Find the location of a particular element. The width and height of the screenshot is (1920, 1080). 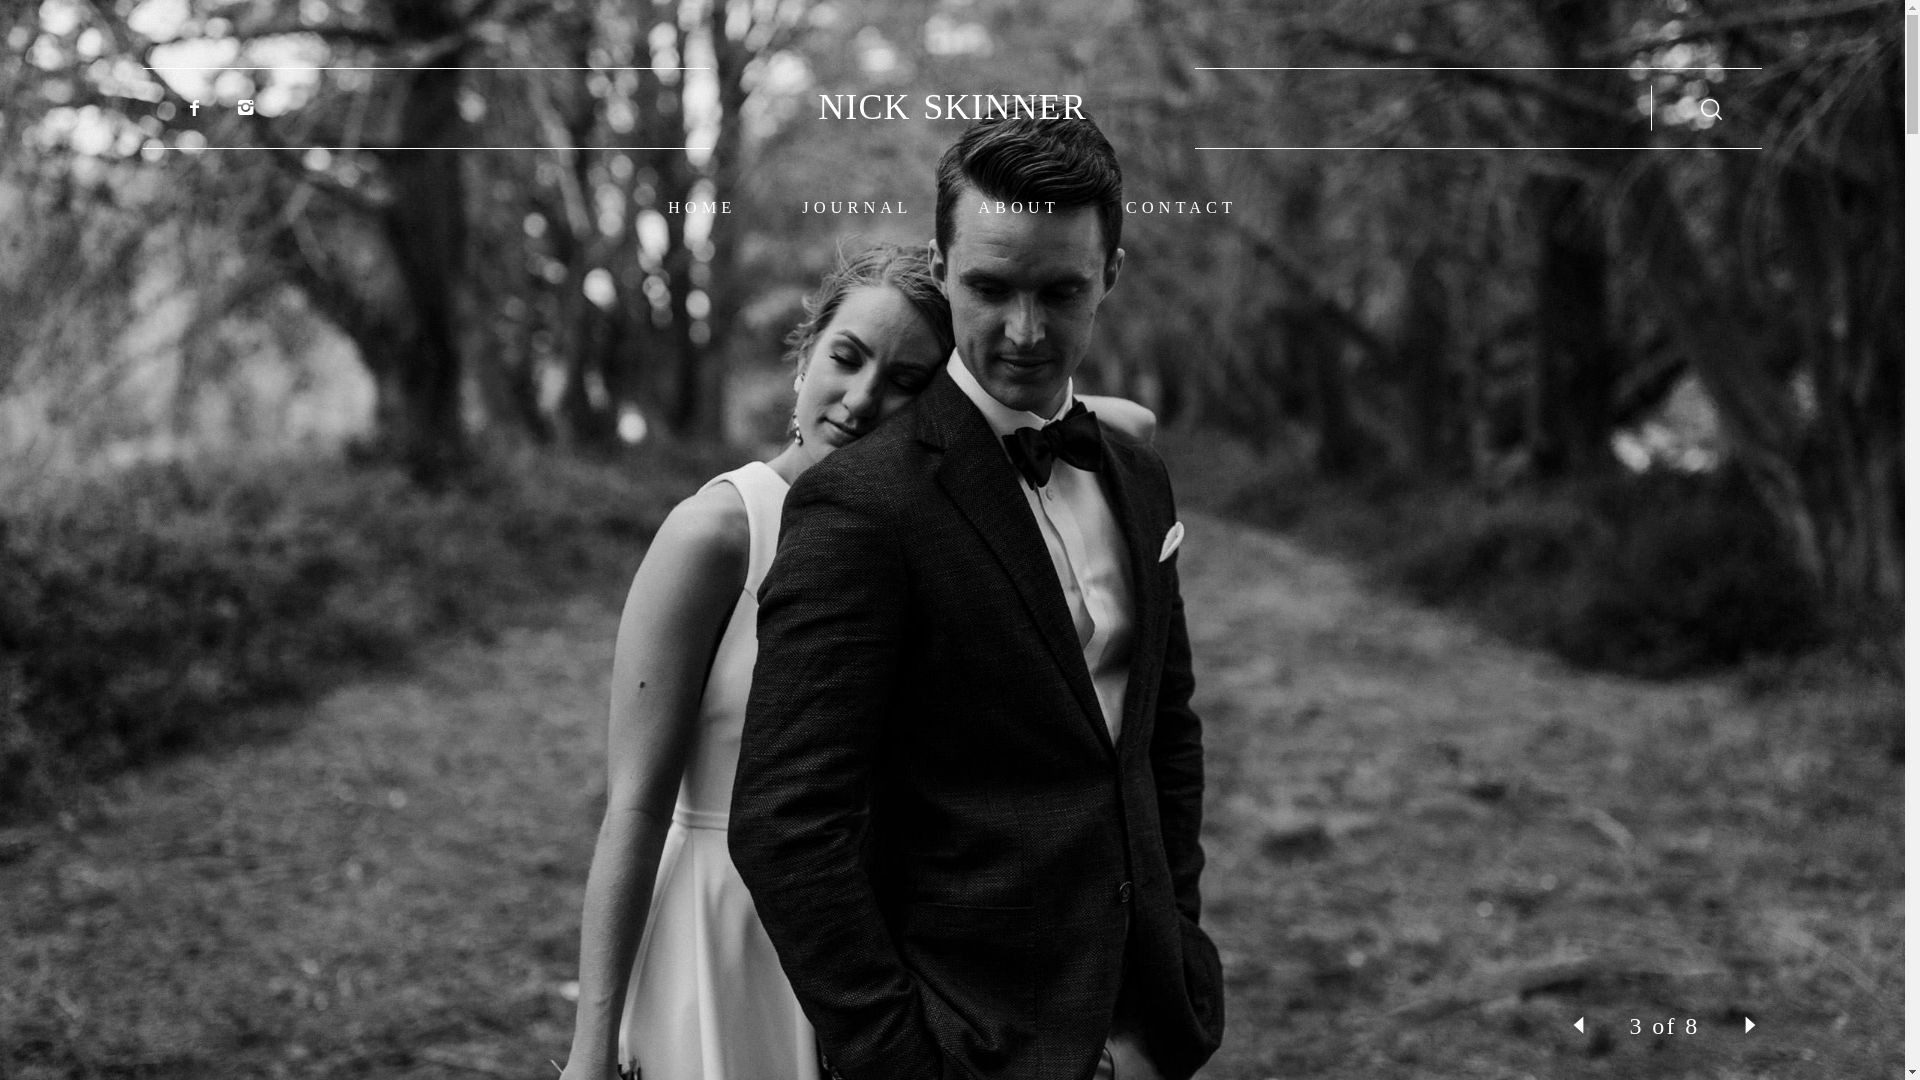

'NICK SKINNER' is located at coordinates (950, 108).